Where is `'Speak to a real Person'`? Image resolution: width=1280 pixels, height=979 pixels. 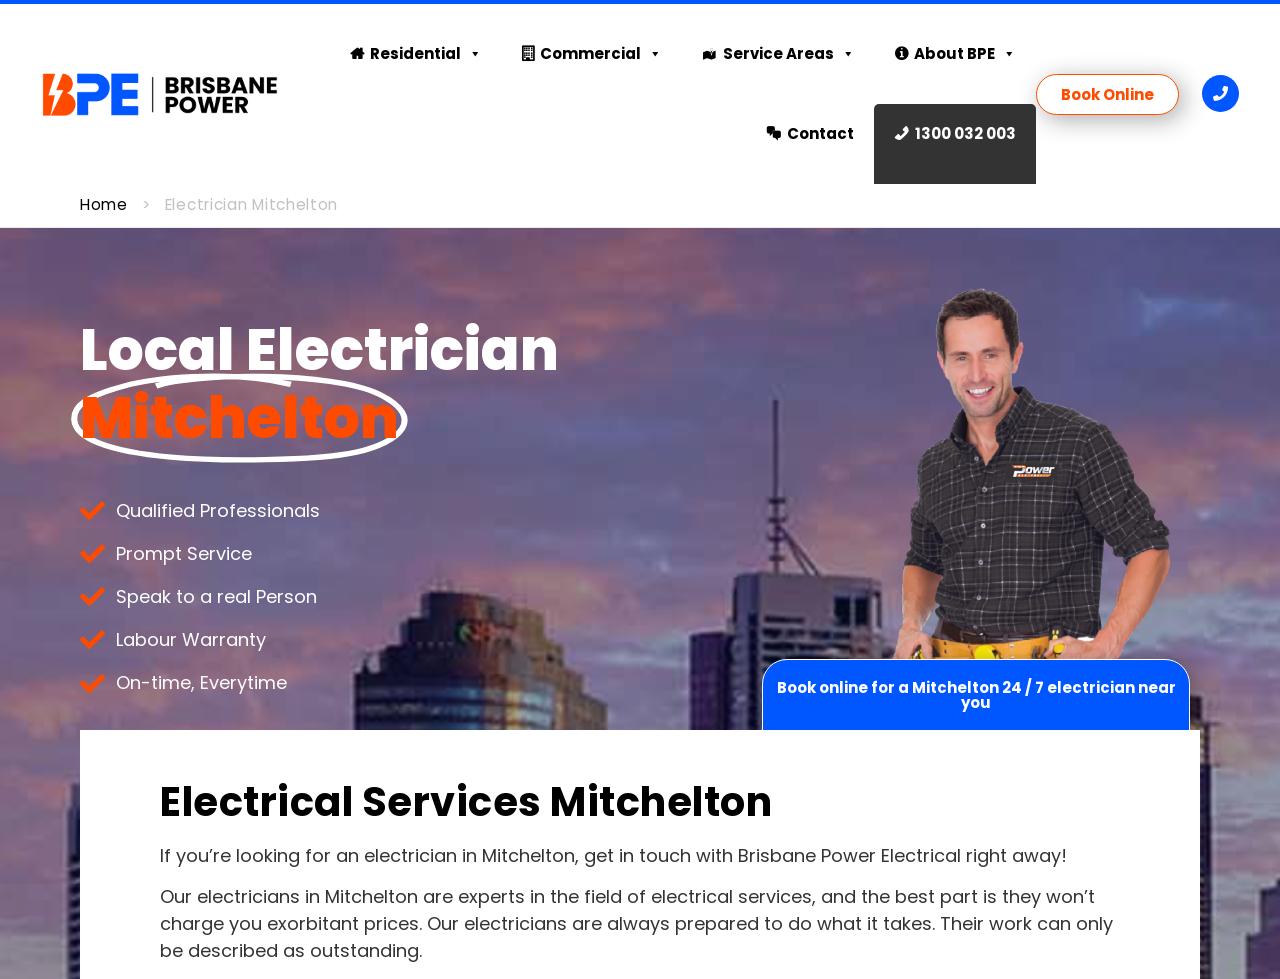 'Speak to a real Person' is located at coordinates (216, 595).